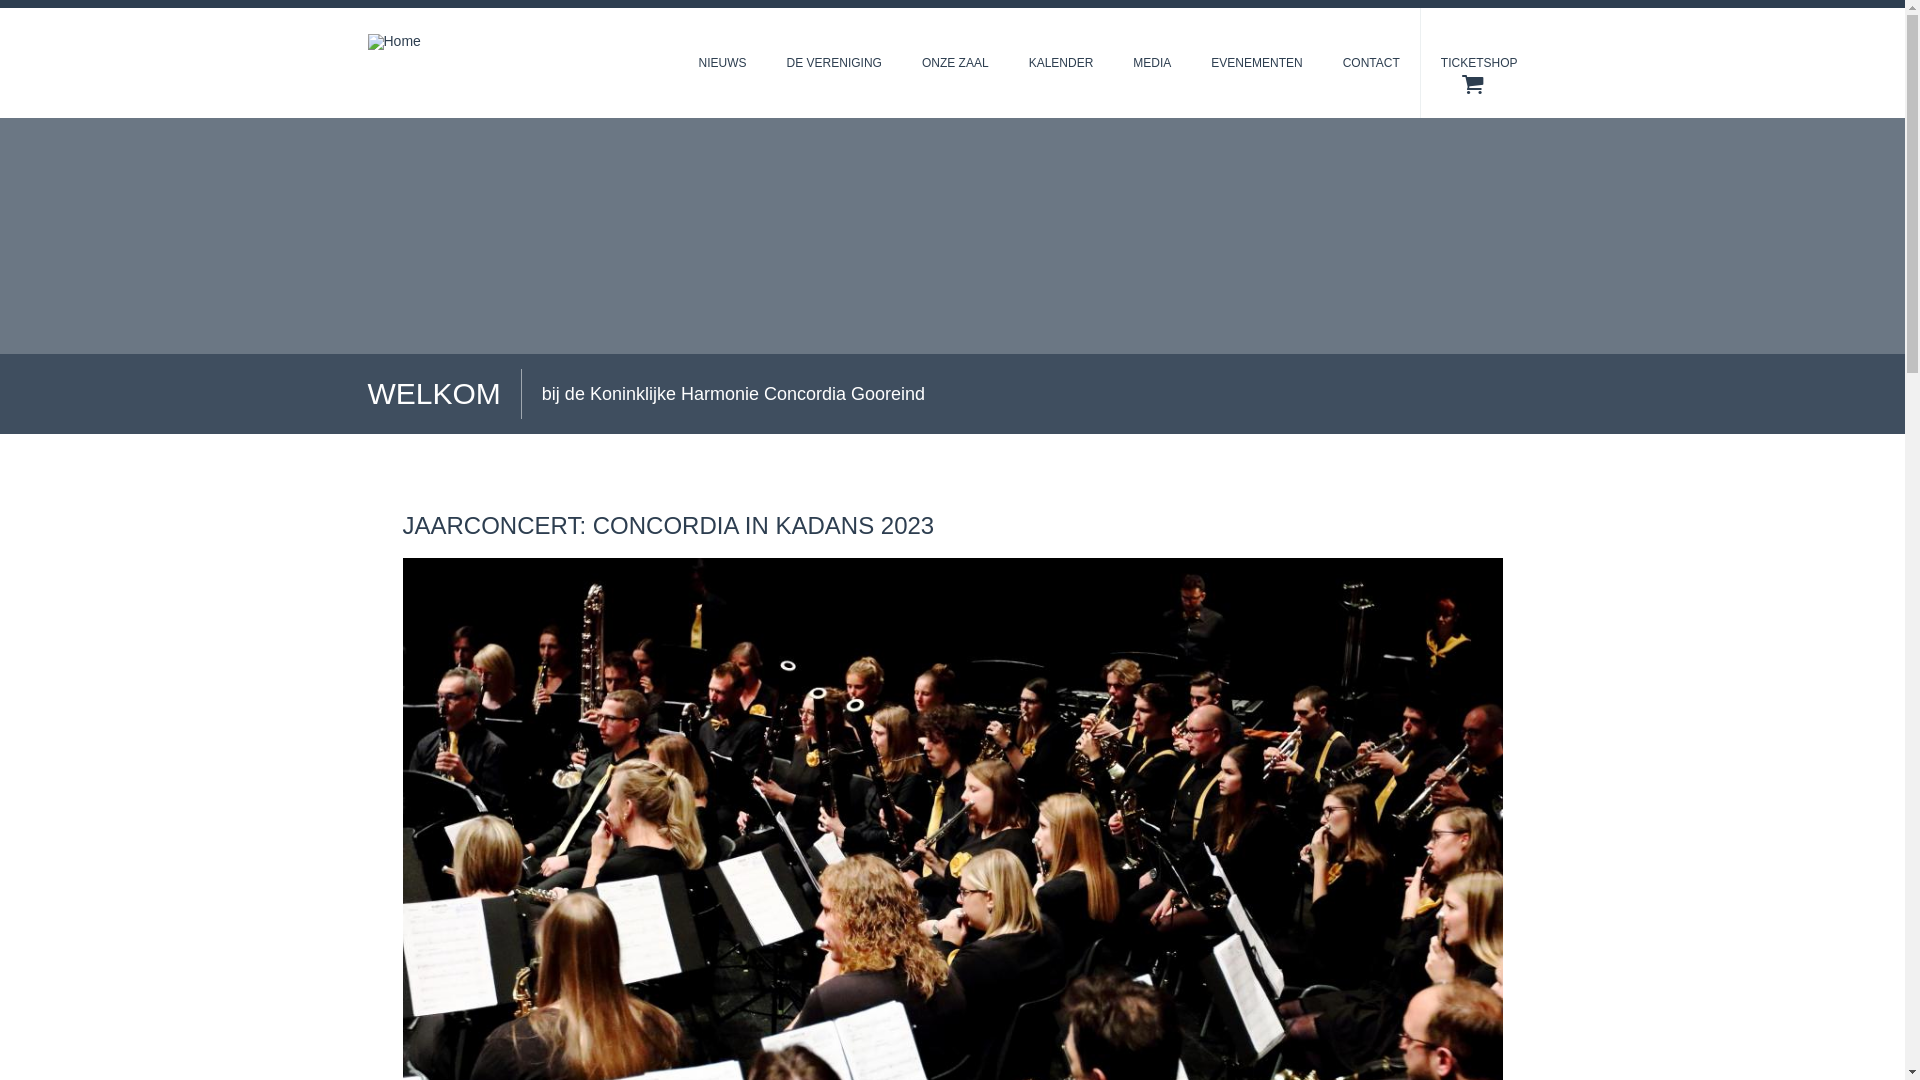  Describe the element at coordinates (667, 524) in the screenshot. I see `'JAARCONCERT: CONCORDIA IN KADANS 2023'` at that location.